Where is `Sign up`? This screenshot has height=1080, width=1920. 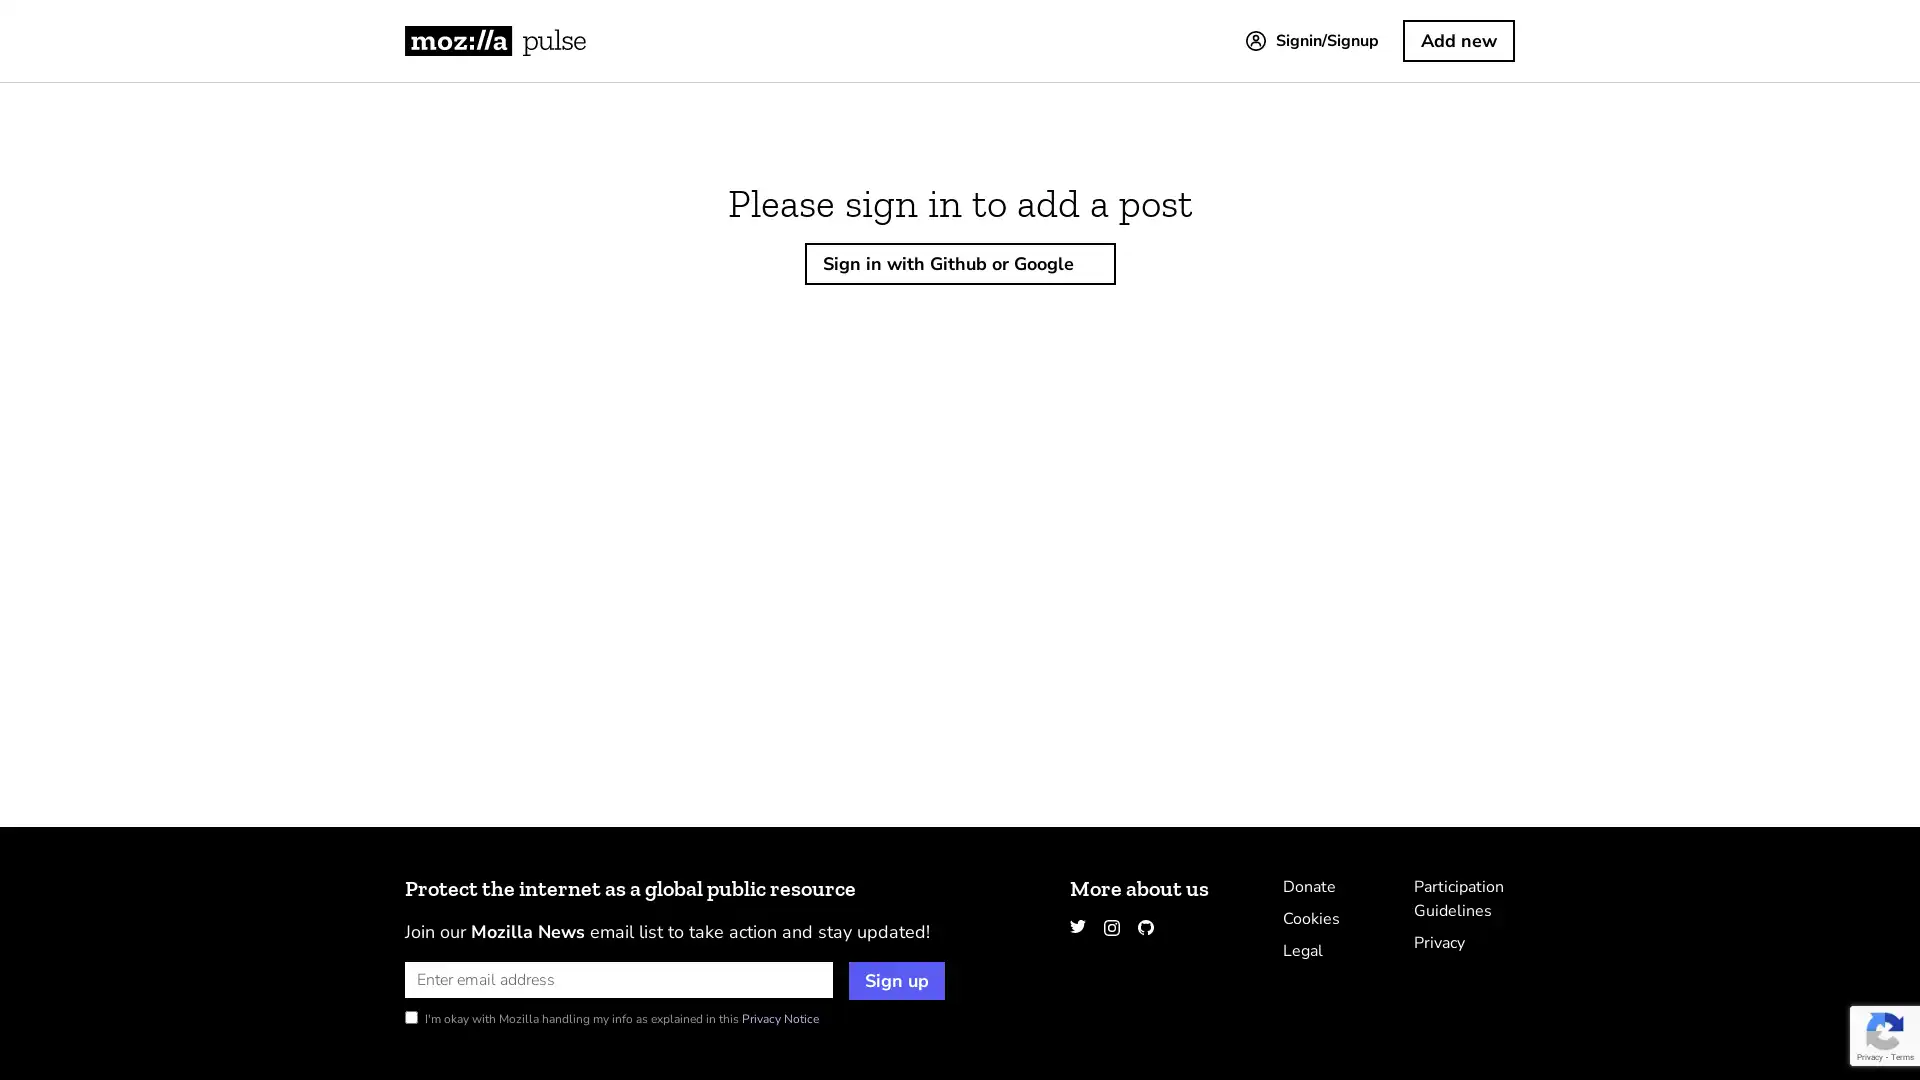
Sign up is located at coordinates (896, 979).